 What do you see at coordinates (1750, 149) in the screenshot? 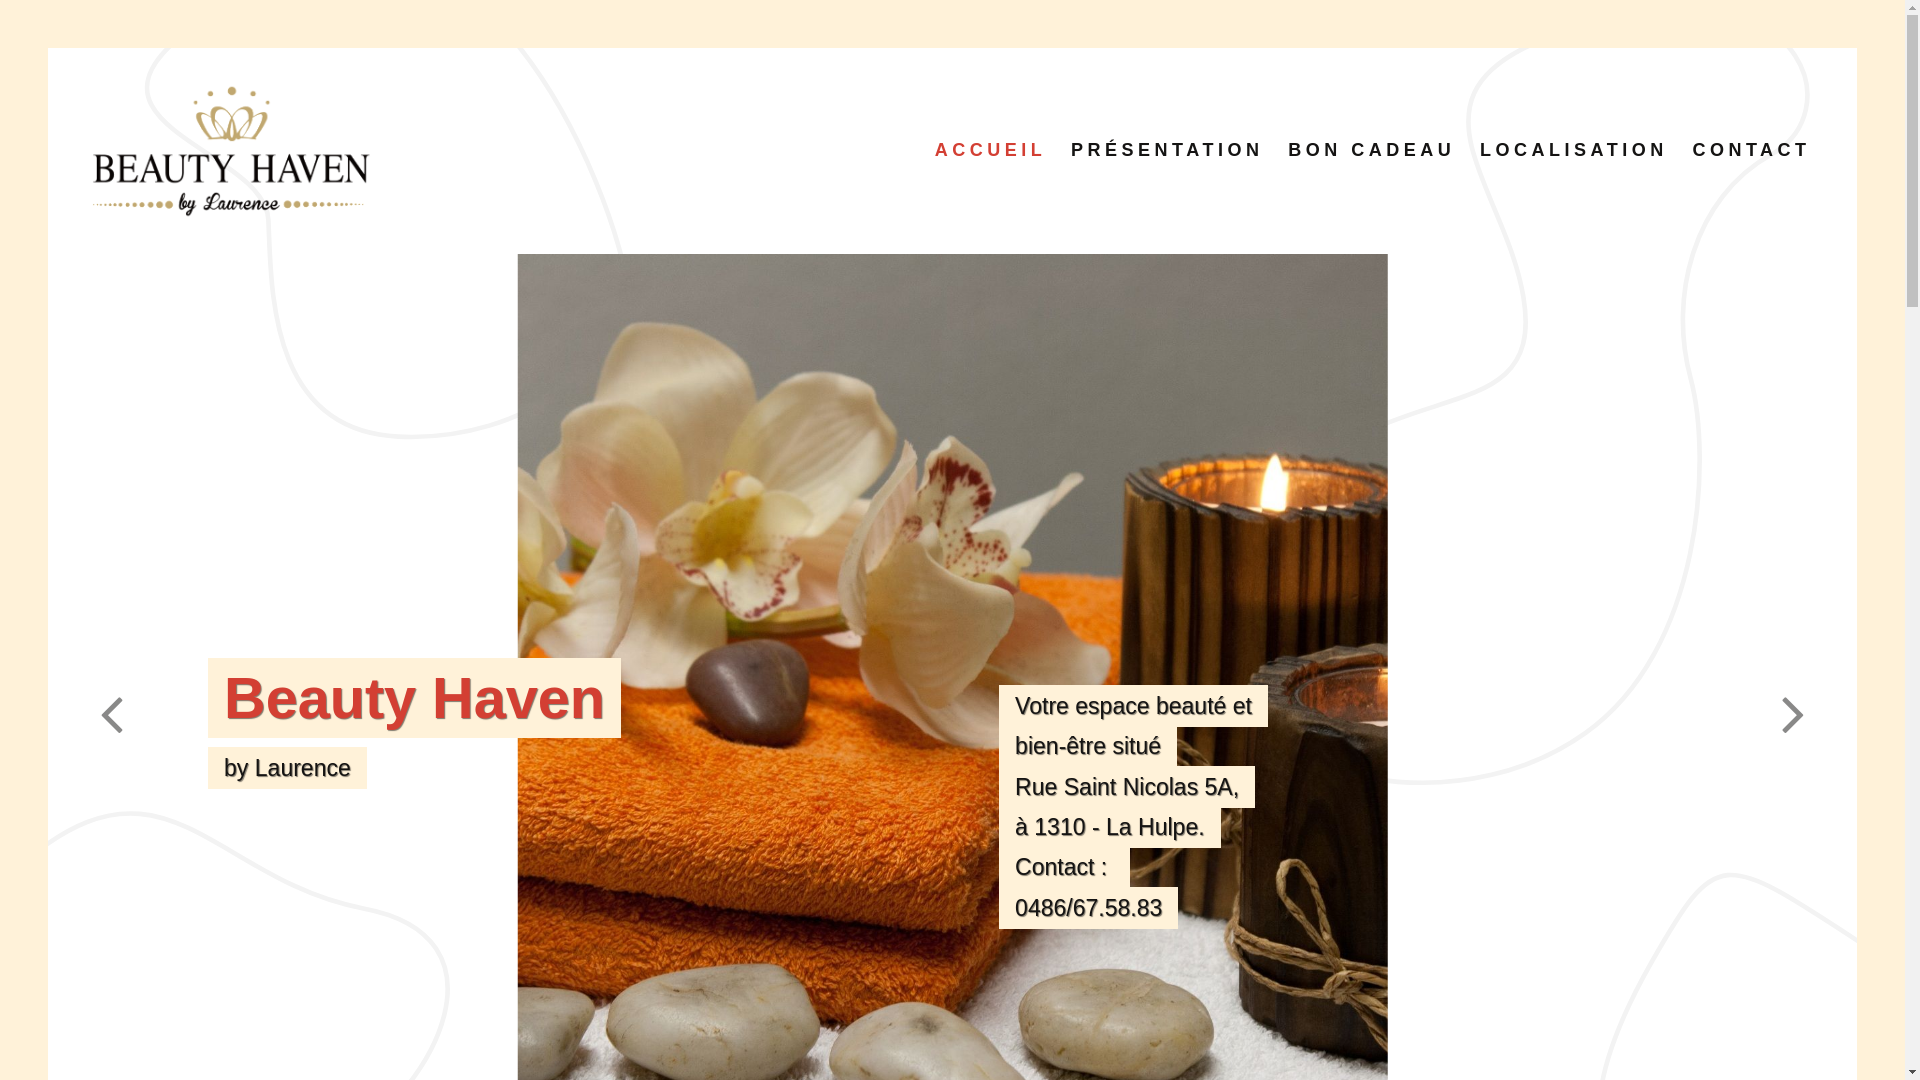
I see `'CONTACT'` at bounding box center [1750, 149].